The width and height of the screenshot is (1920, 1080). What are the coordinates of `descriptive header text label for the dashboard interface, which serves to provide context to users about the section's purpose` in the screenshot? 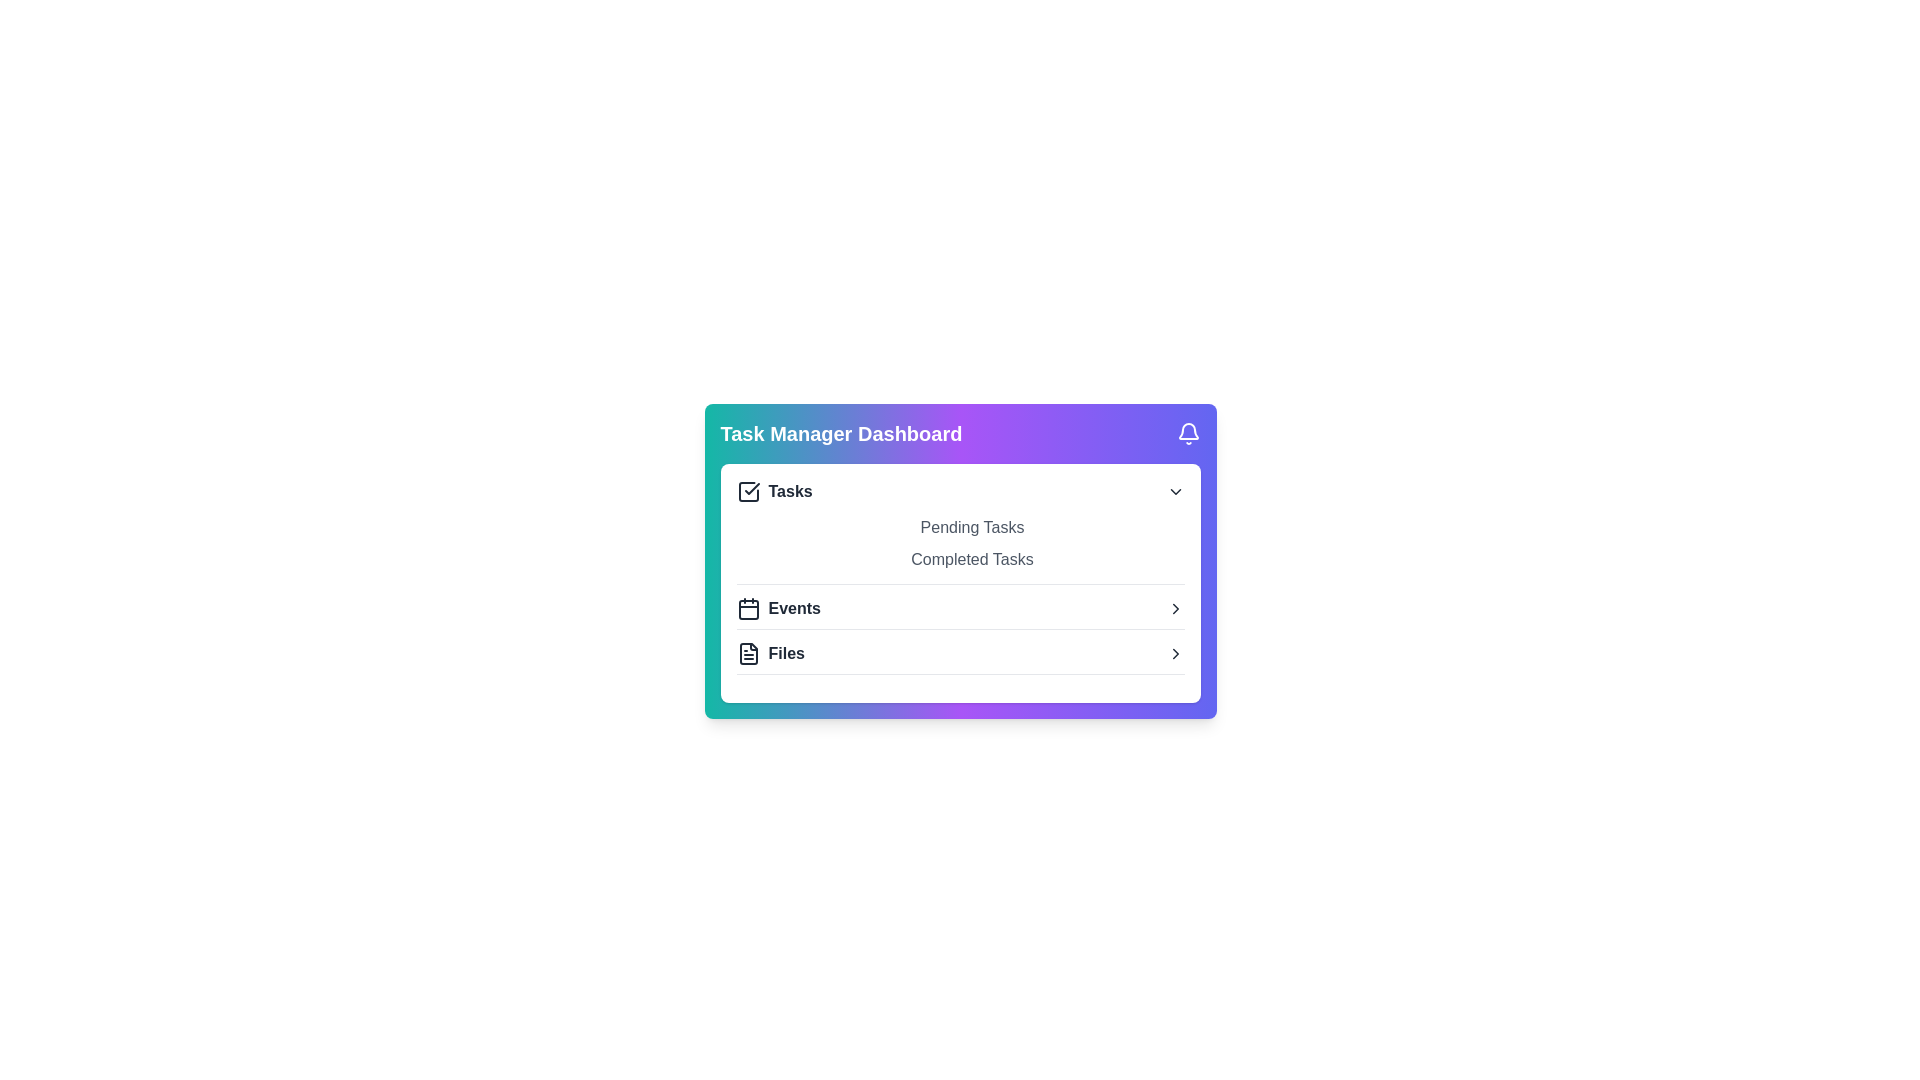 It's located at (841, 433).